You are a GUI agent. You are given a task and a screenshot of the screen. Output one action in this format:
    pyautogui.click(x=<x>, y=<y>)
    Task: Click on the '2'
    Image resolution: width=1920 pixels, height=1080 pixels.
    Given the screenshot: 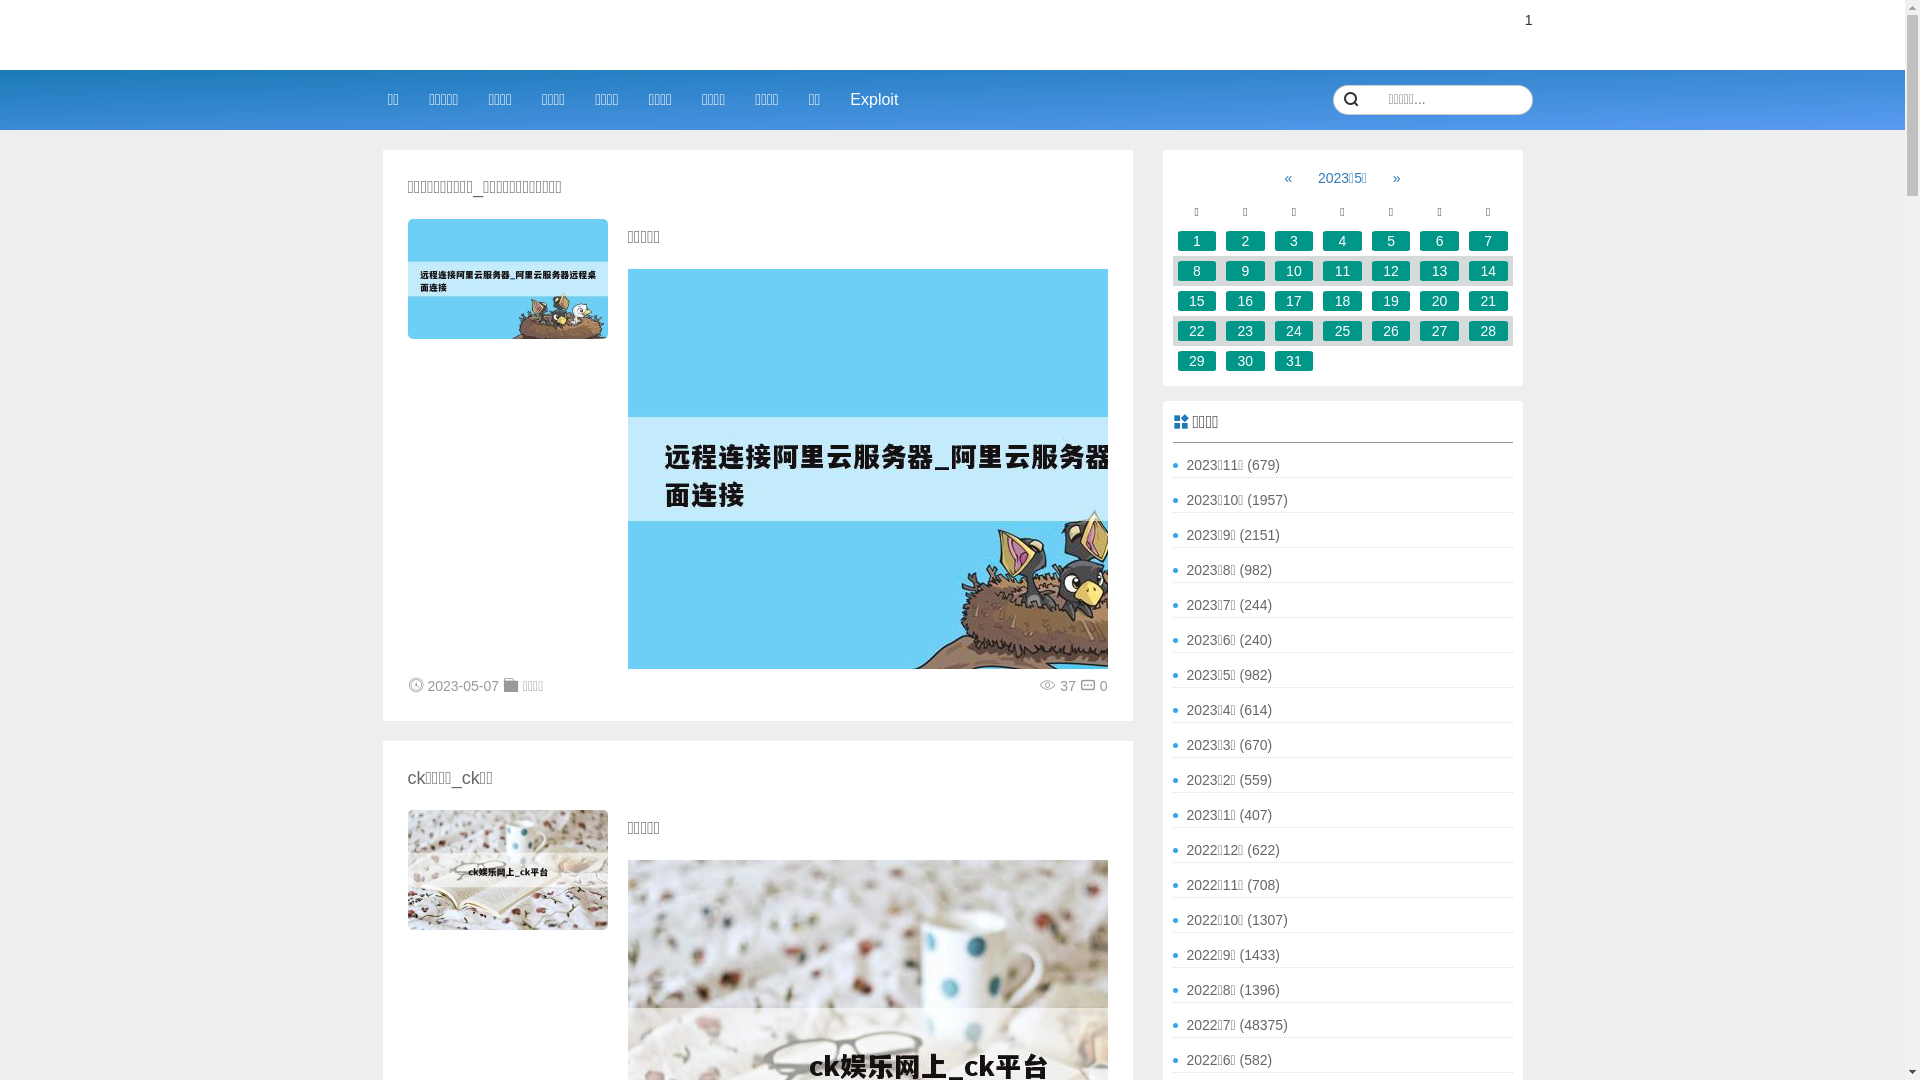 What is the action you would take?
    pyautogui.click(x=1244, y=239)
    